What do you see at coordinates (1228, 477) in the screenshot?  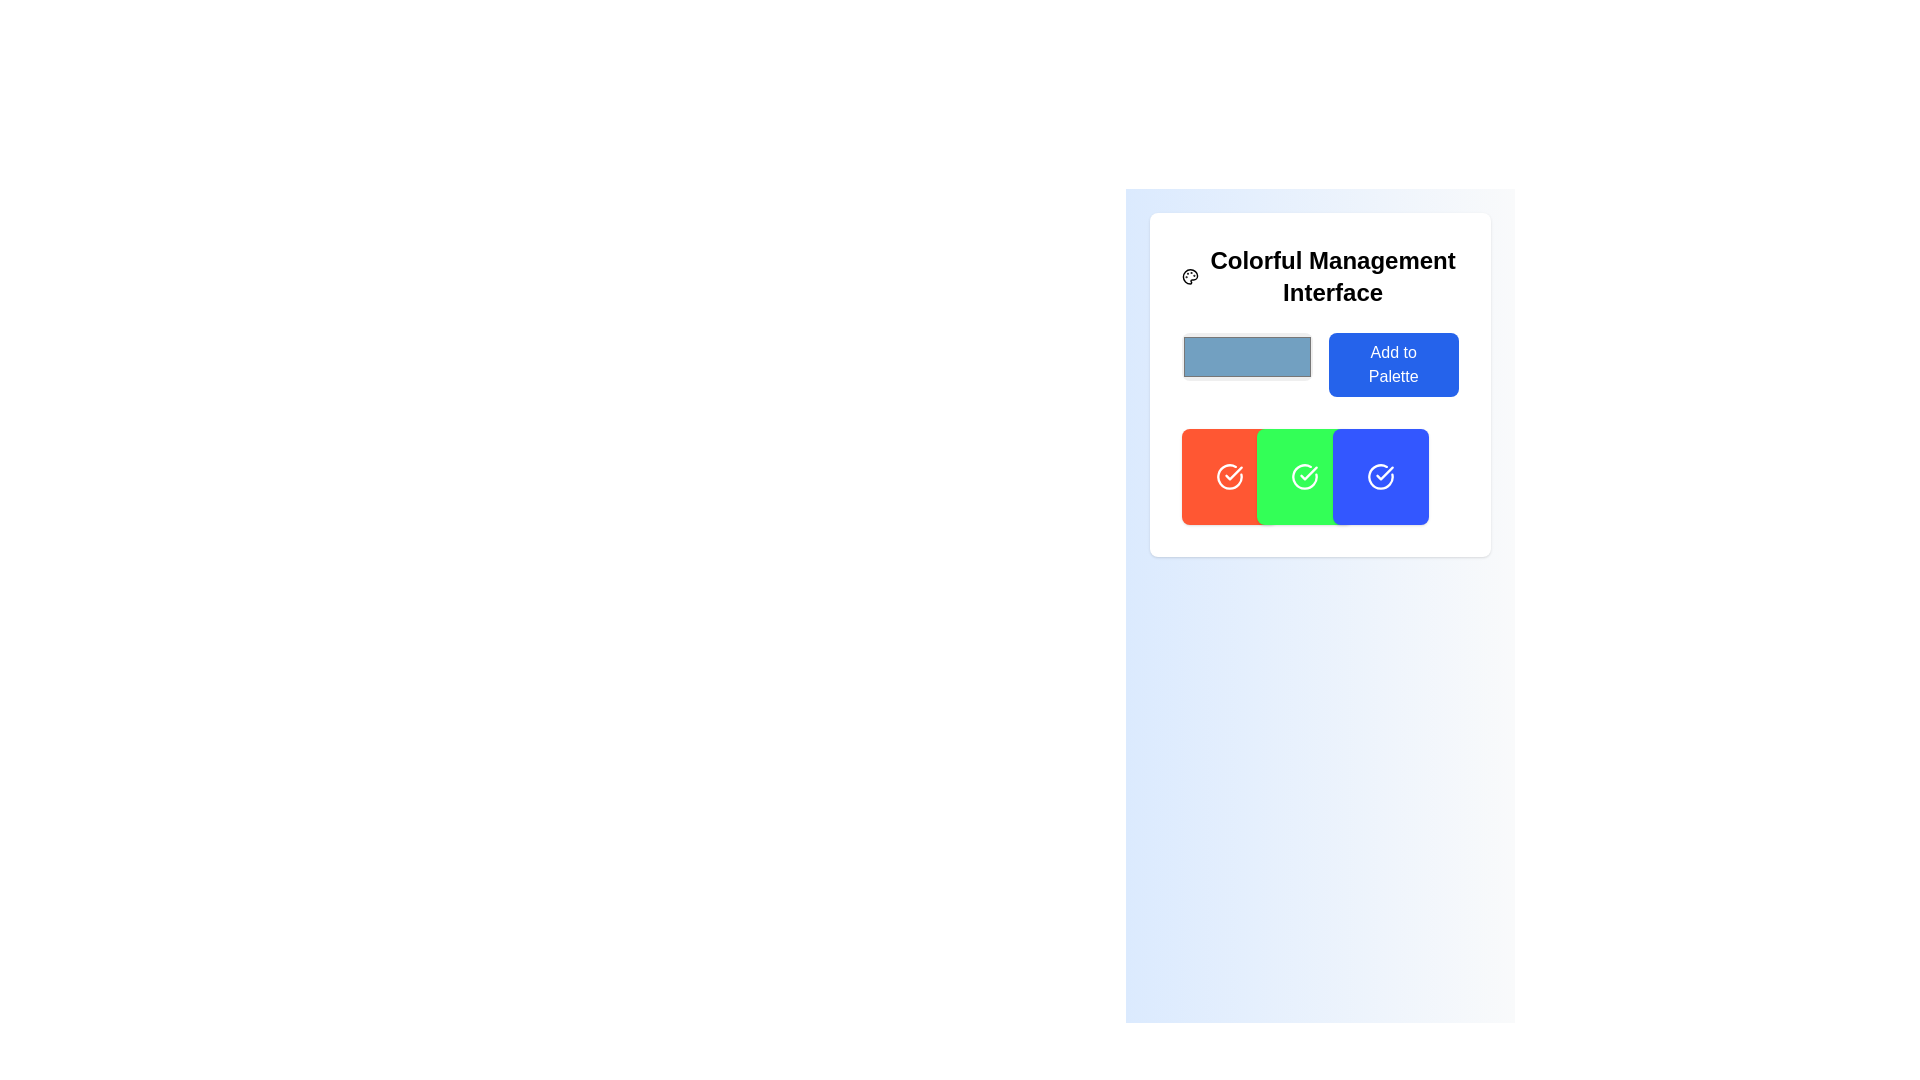 I see `the green square button that contains the circular design SVG icon to confirm the action` at bounding box center [1228, 477].